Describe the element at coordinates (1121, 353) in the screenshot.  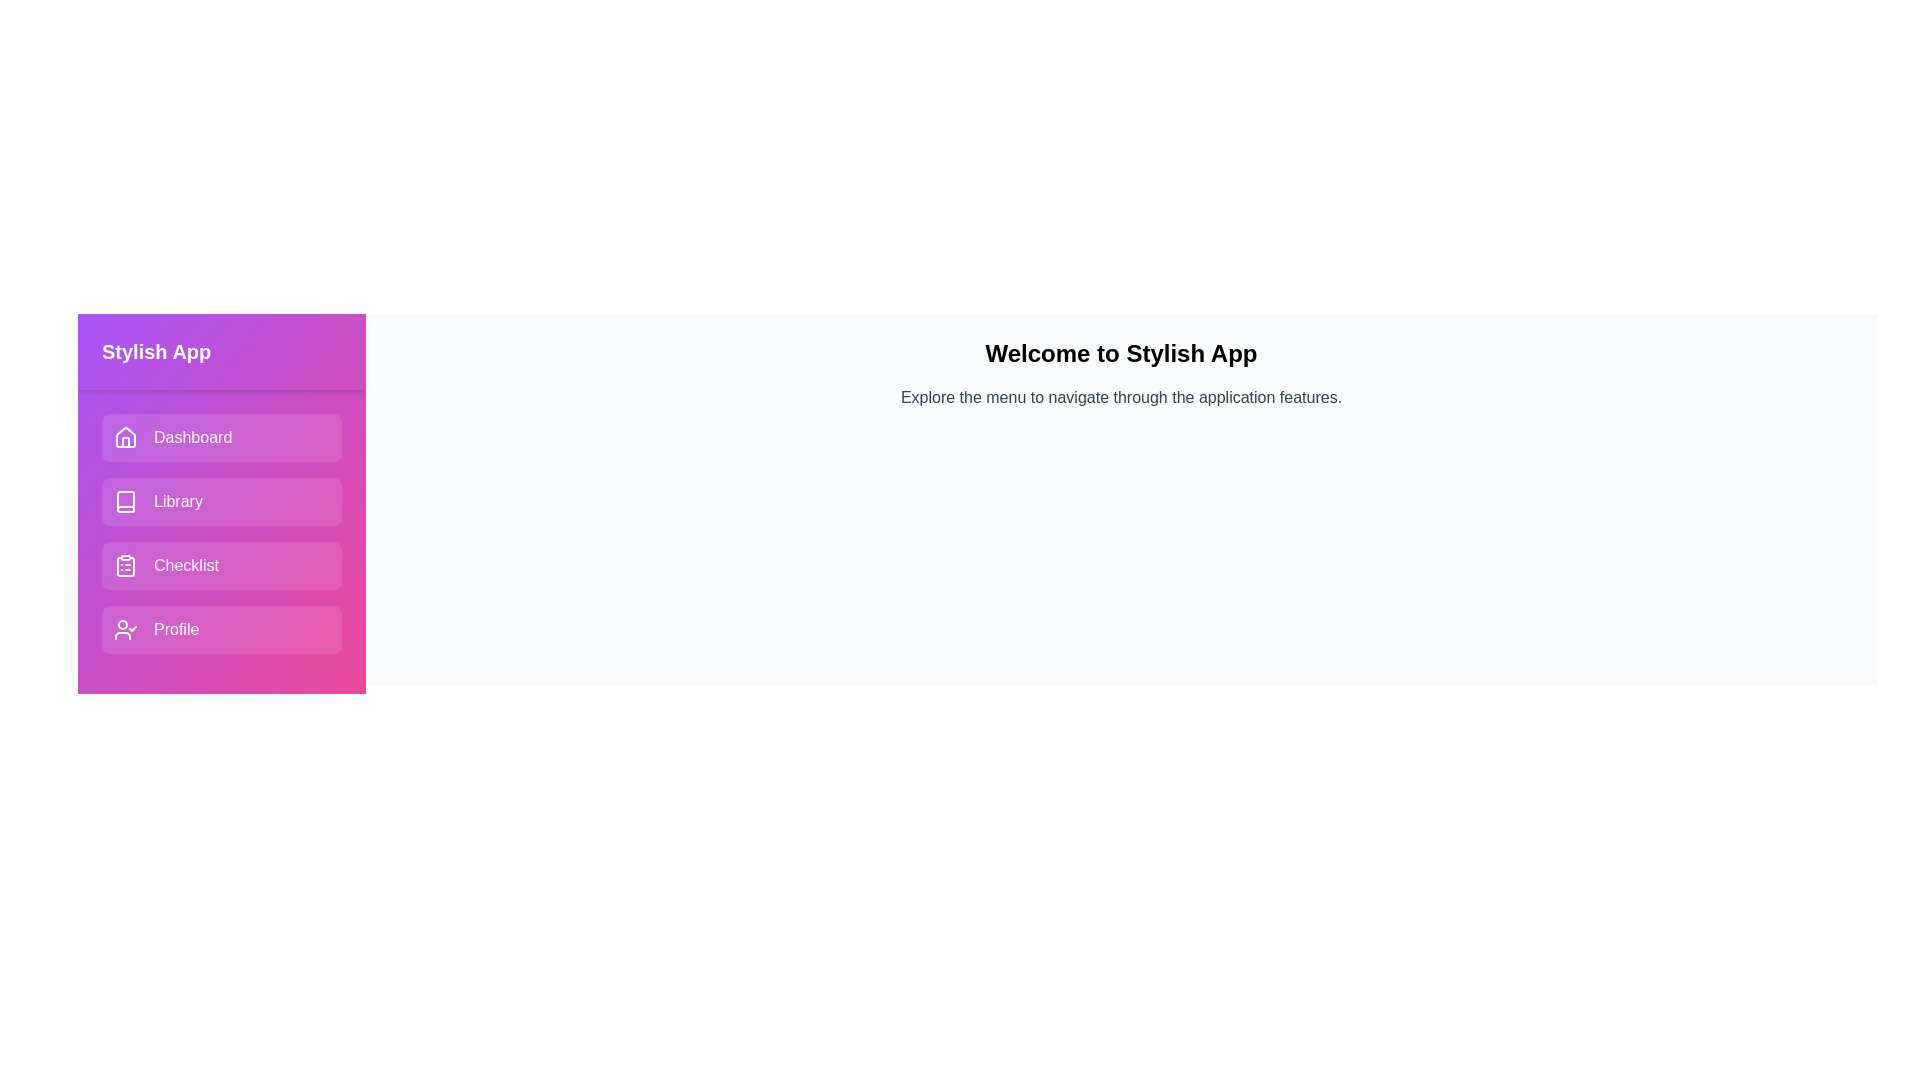
I see `the header text 'Welcome to Stylish App' to interact with it` at that location.